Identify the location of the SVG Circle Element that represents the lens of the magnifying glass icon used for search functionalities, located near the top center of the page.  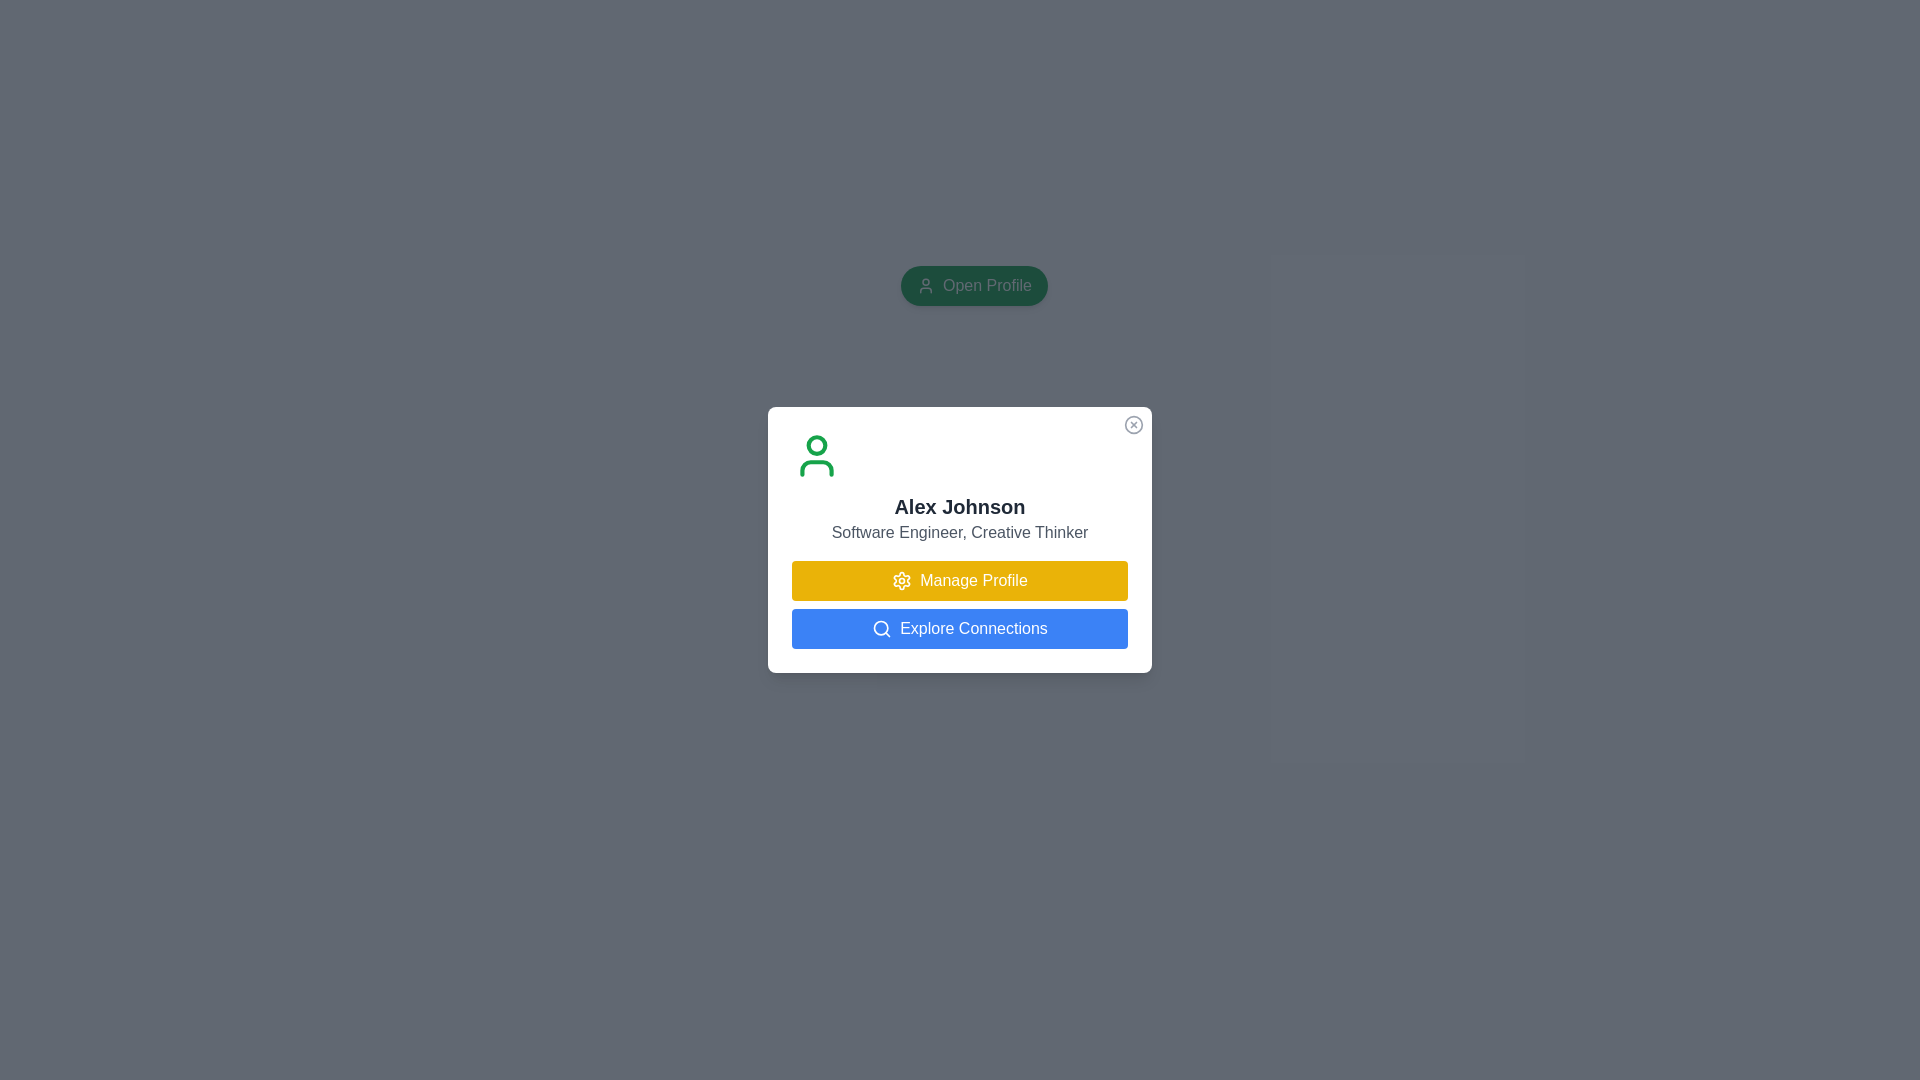
(880, 627).